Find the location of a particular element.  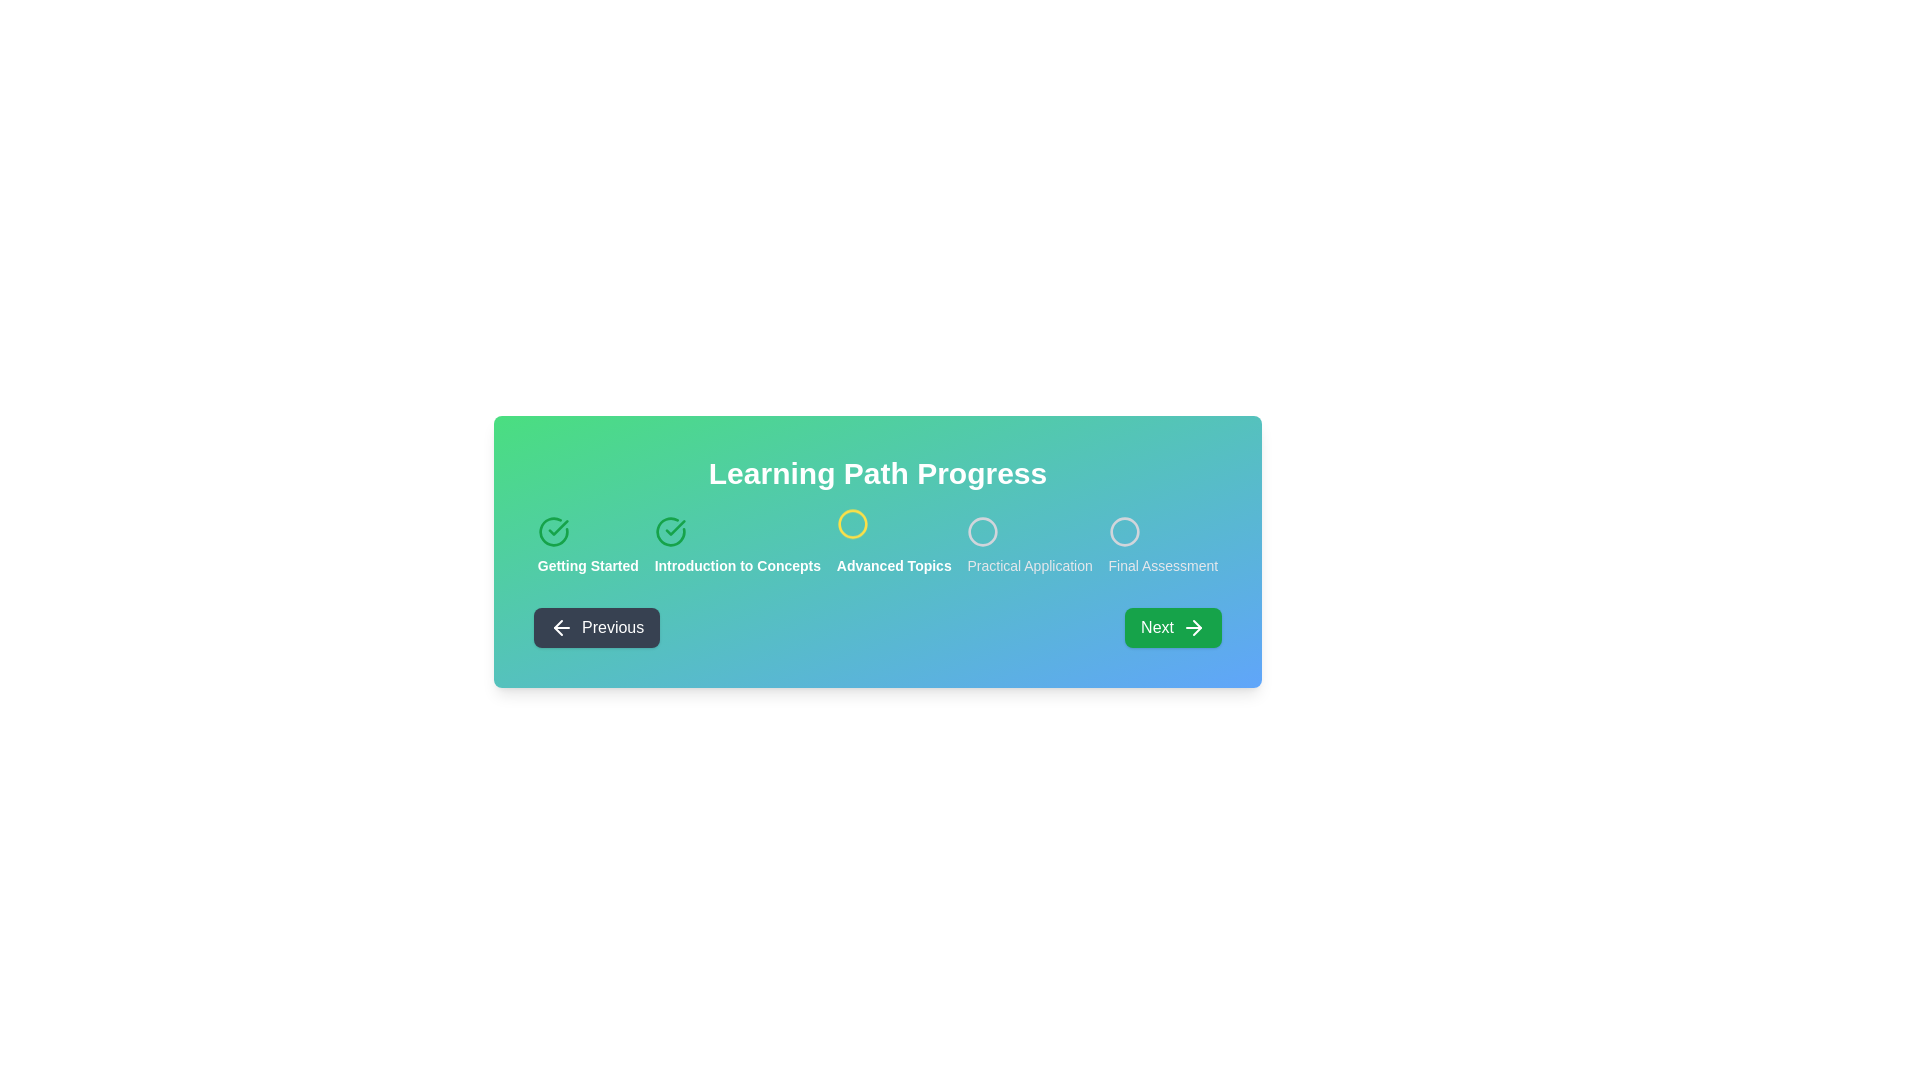

the text label displaying 'Advanced Topics', which is the third milestone in the horizontal progress bar, located below the highlighted circular icon is located at coordinates (893, 566).